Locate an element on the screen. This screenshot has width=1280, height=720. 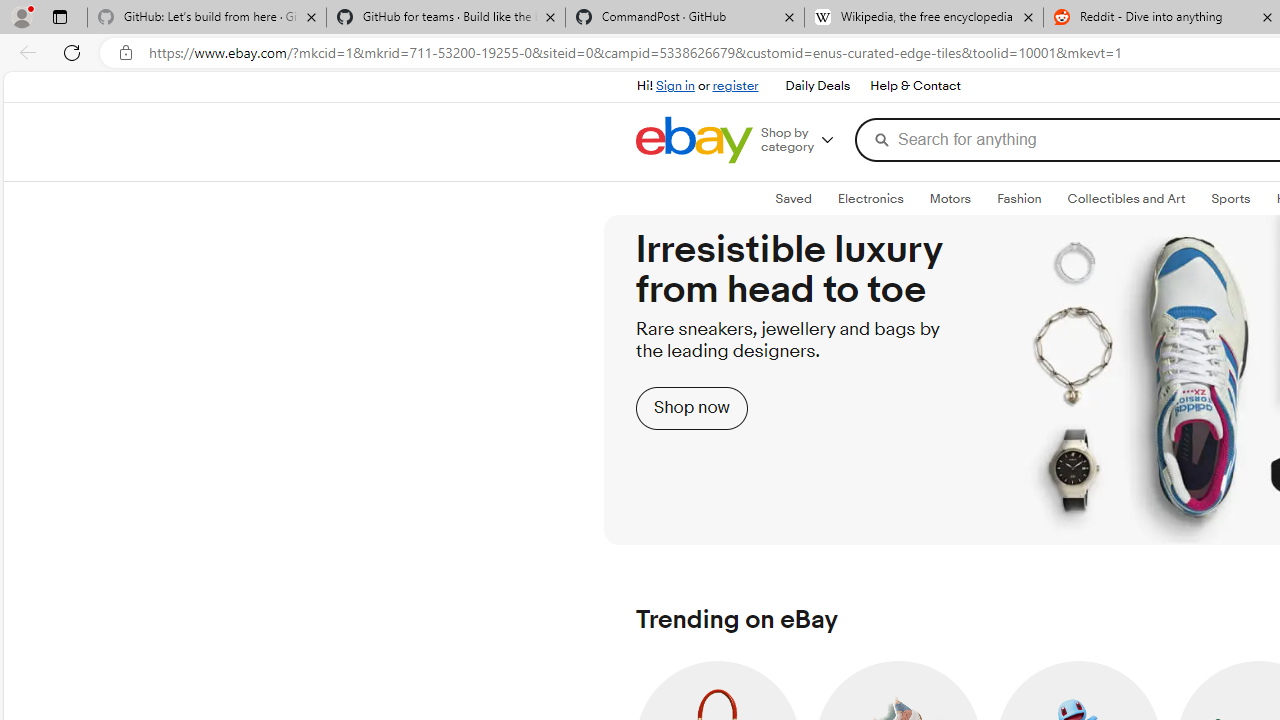
'Motors' is located at coordinates (949, 199).